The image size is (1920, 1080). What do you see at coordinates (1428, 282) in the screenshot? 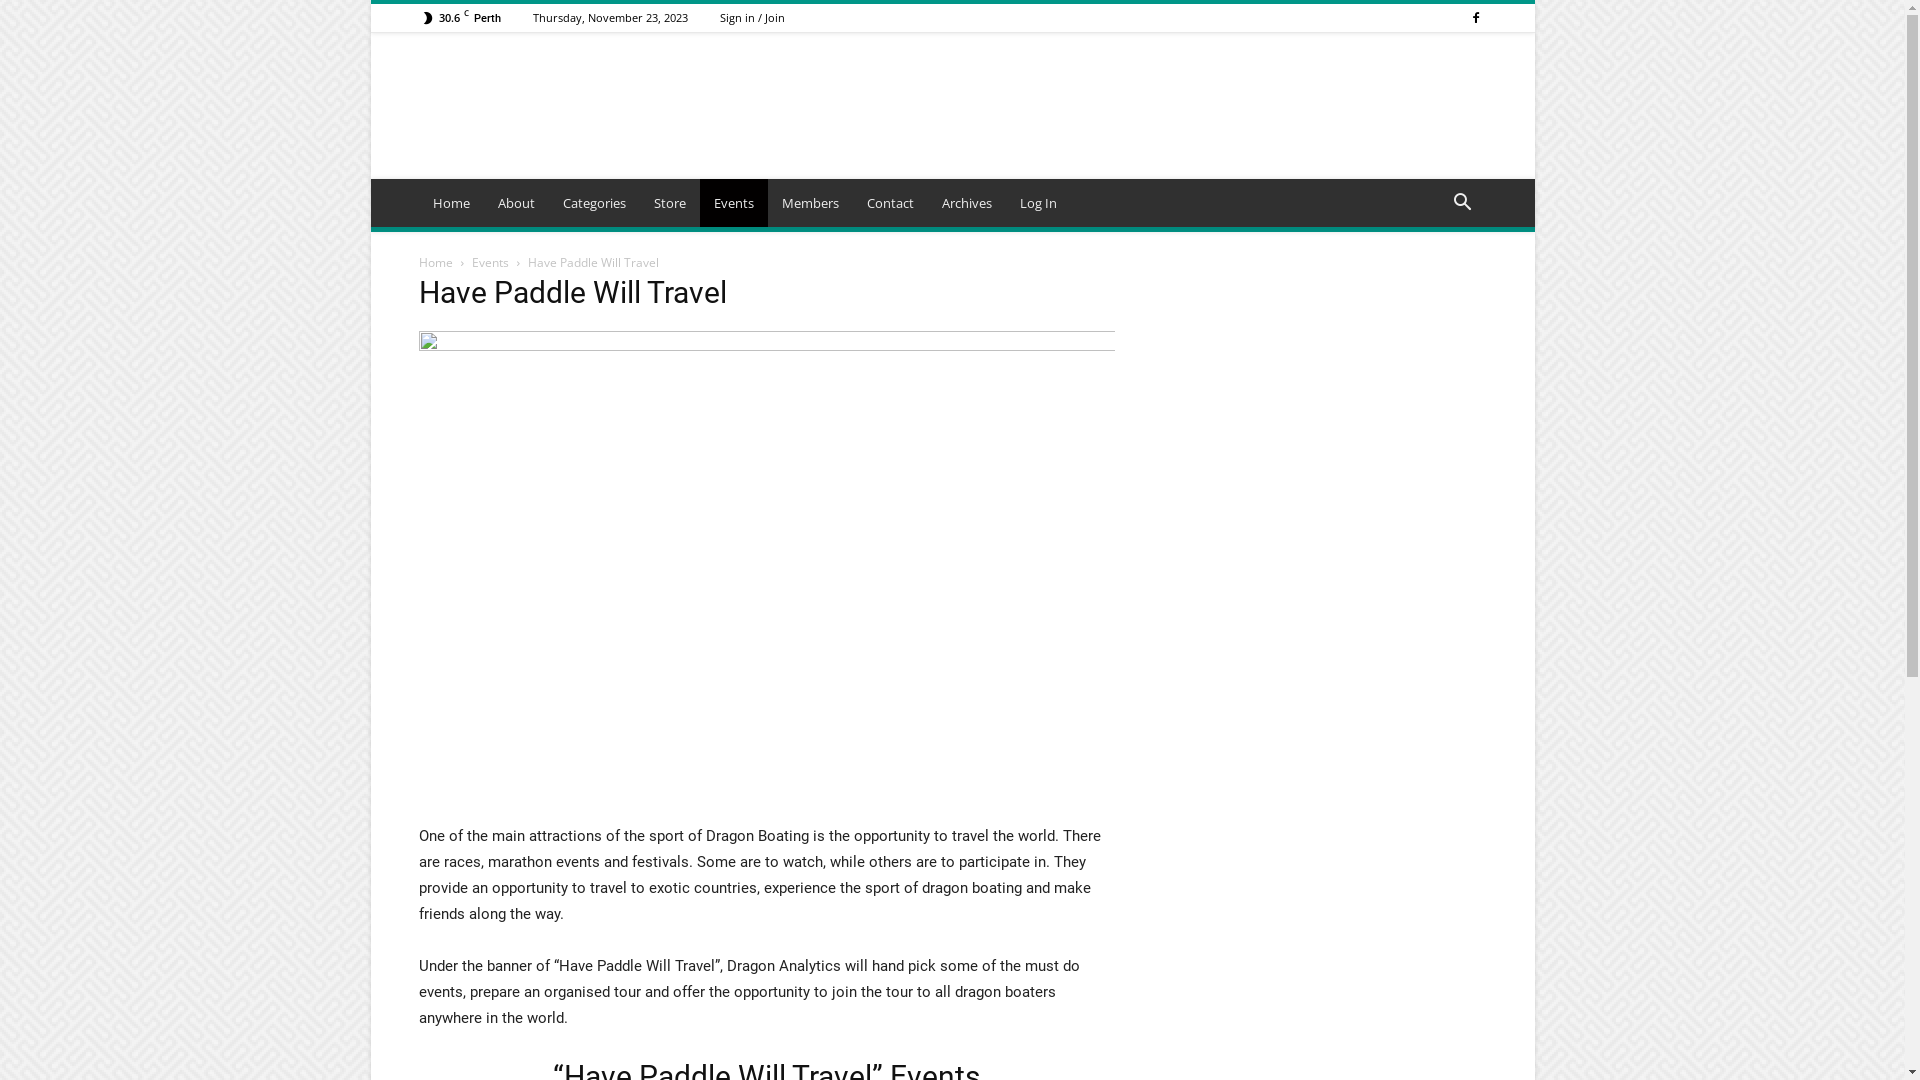
I see `'Search'` at bounding box center [1428, 282].